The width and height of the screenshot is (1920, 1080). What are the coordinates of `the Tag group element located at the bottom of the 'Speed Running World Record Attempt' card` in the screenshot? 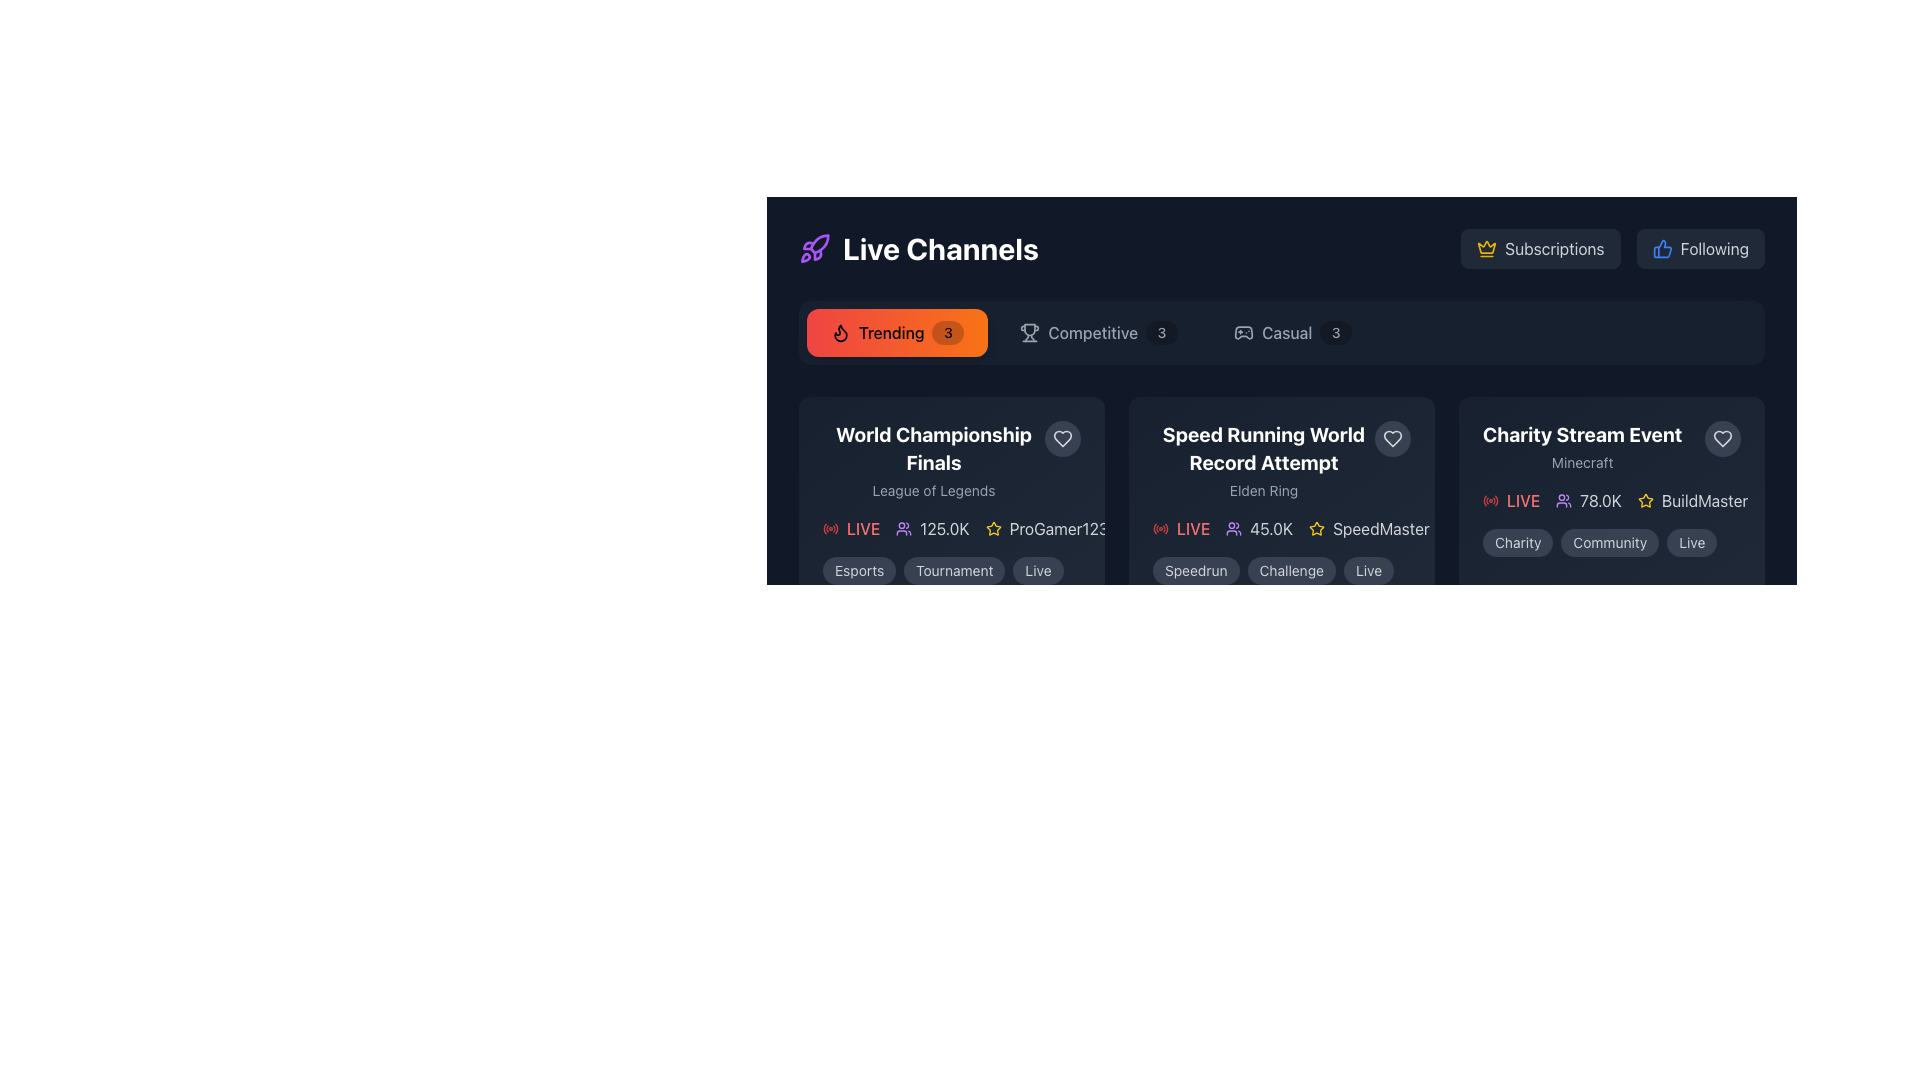 It's located at (1281, 570).